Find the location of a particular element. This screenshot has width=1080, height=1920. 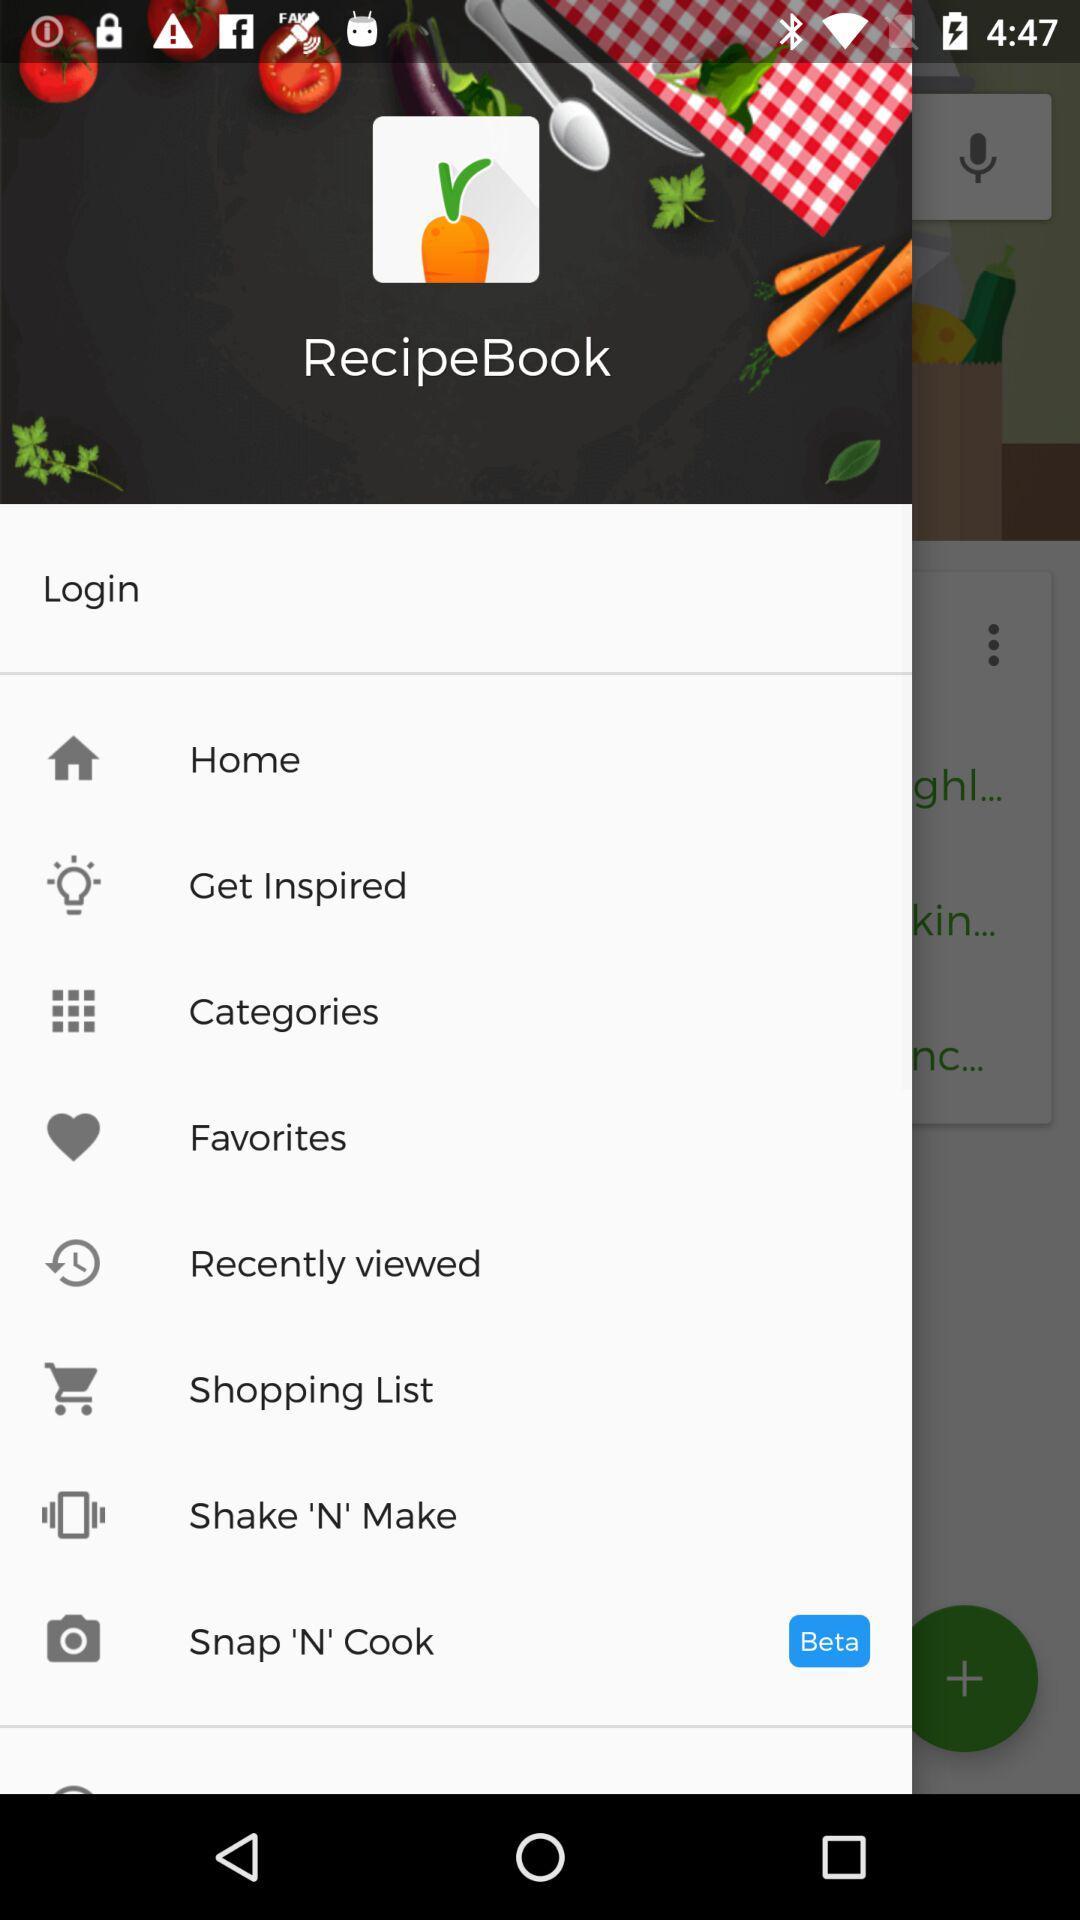

the add icon is located at coordinates (963, 1678).